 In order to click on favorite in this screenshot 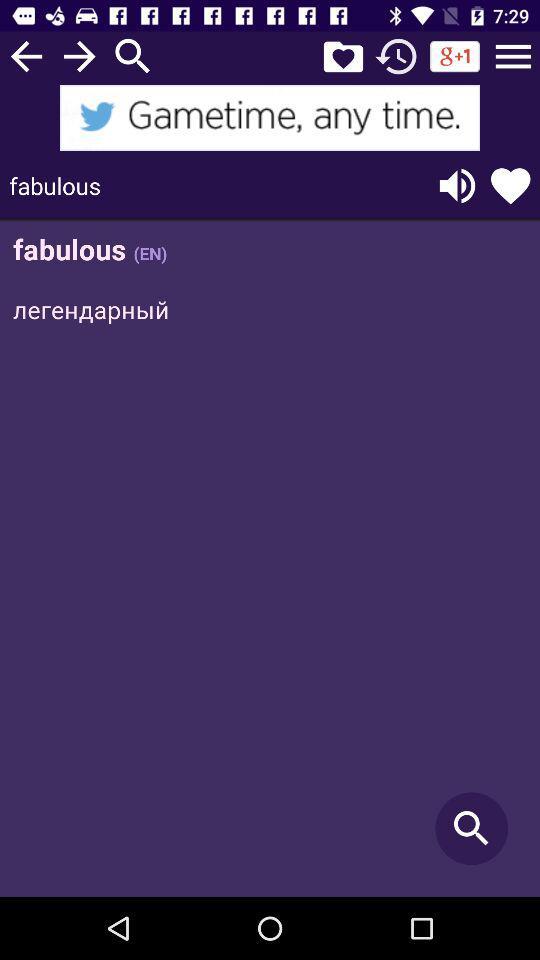, I will do `click(342, 55)`.